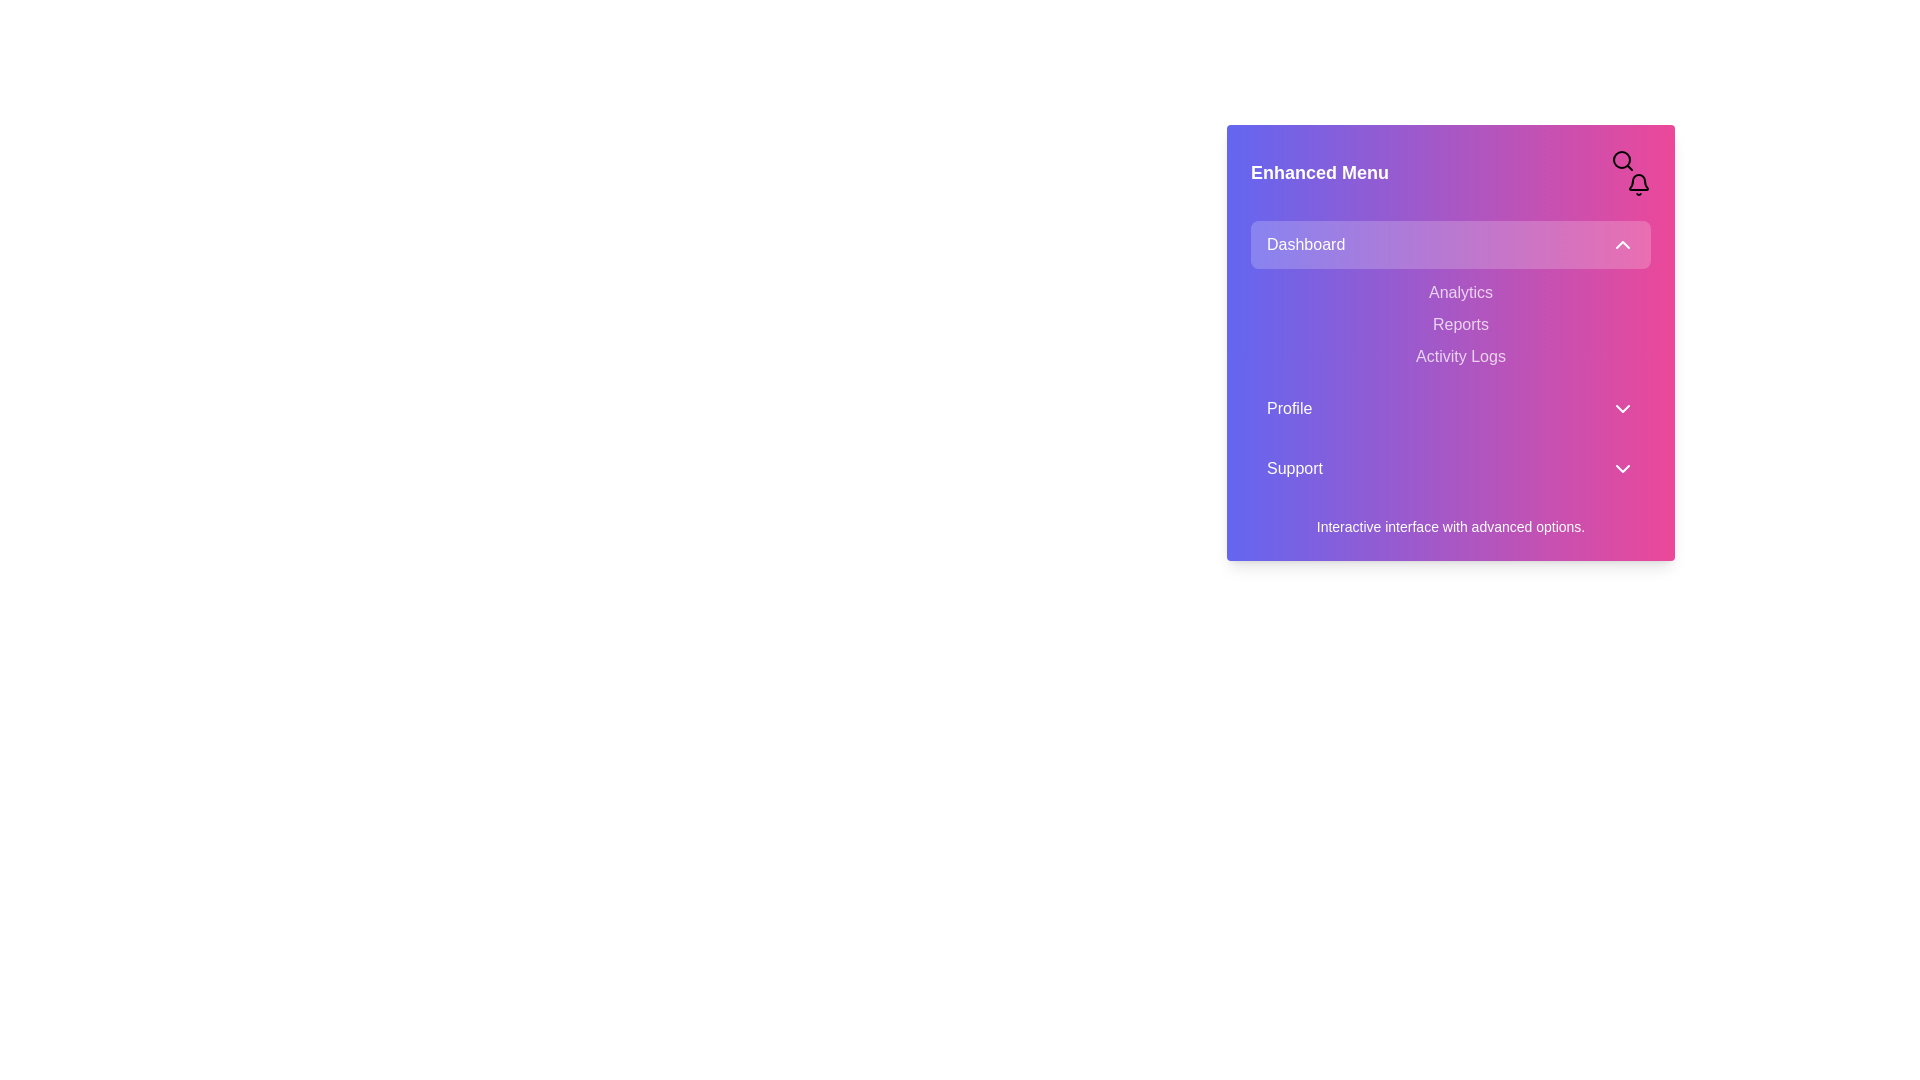 Image resolution: width=1920 pixels, height=1080 pixels. Describe the element at coordinates (1622, 407) in the screenshot. I see `the downward-pointing Chevron Icon located to the right of the 'Profile' label` at that location.